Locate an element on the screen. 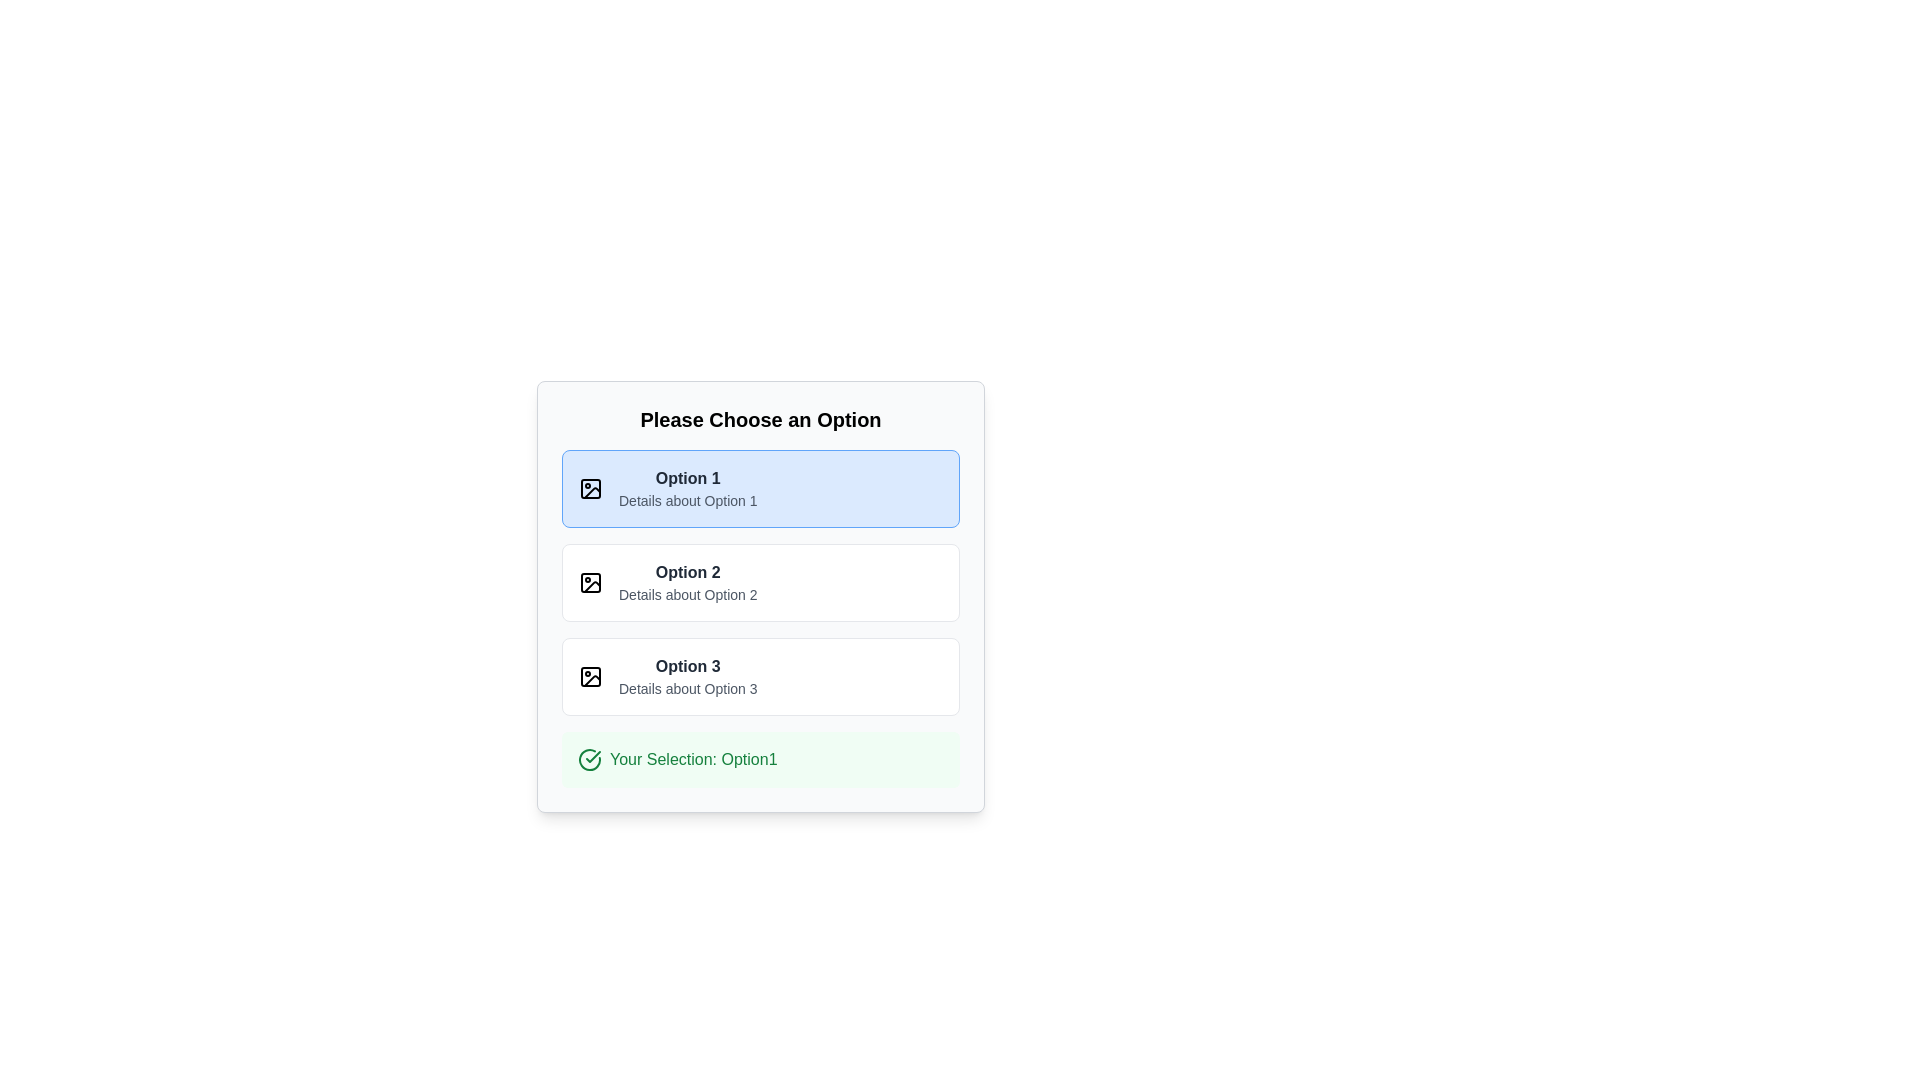 The height and width of the screenshot is (1080, 1920). the static text label displaying 'Option 3' which is part of a list of selectable options, located in the center of the page is located at coordinates (688, 666).